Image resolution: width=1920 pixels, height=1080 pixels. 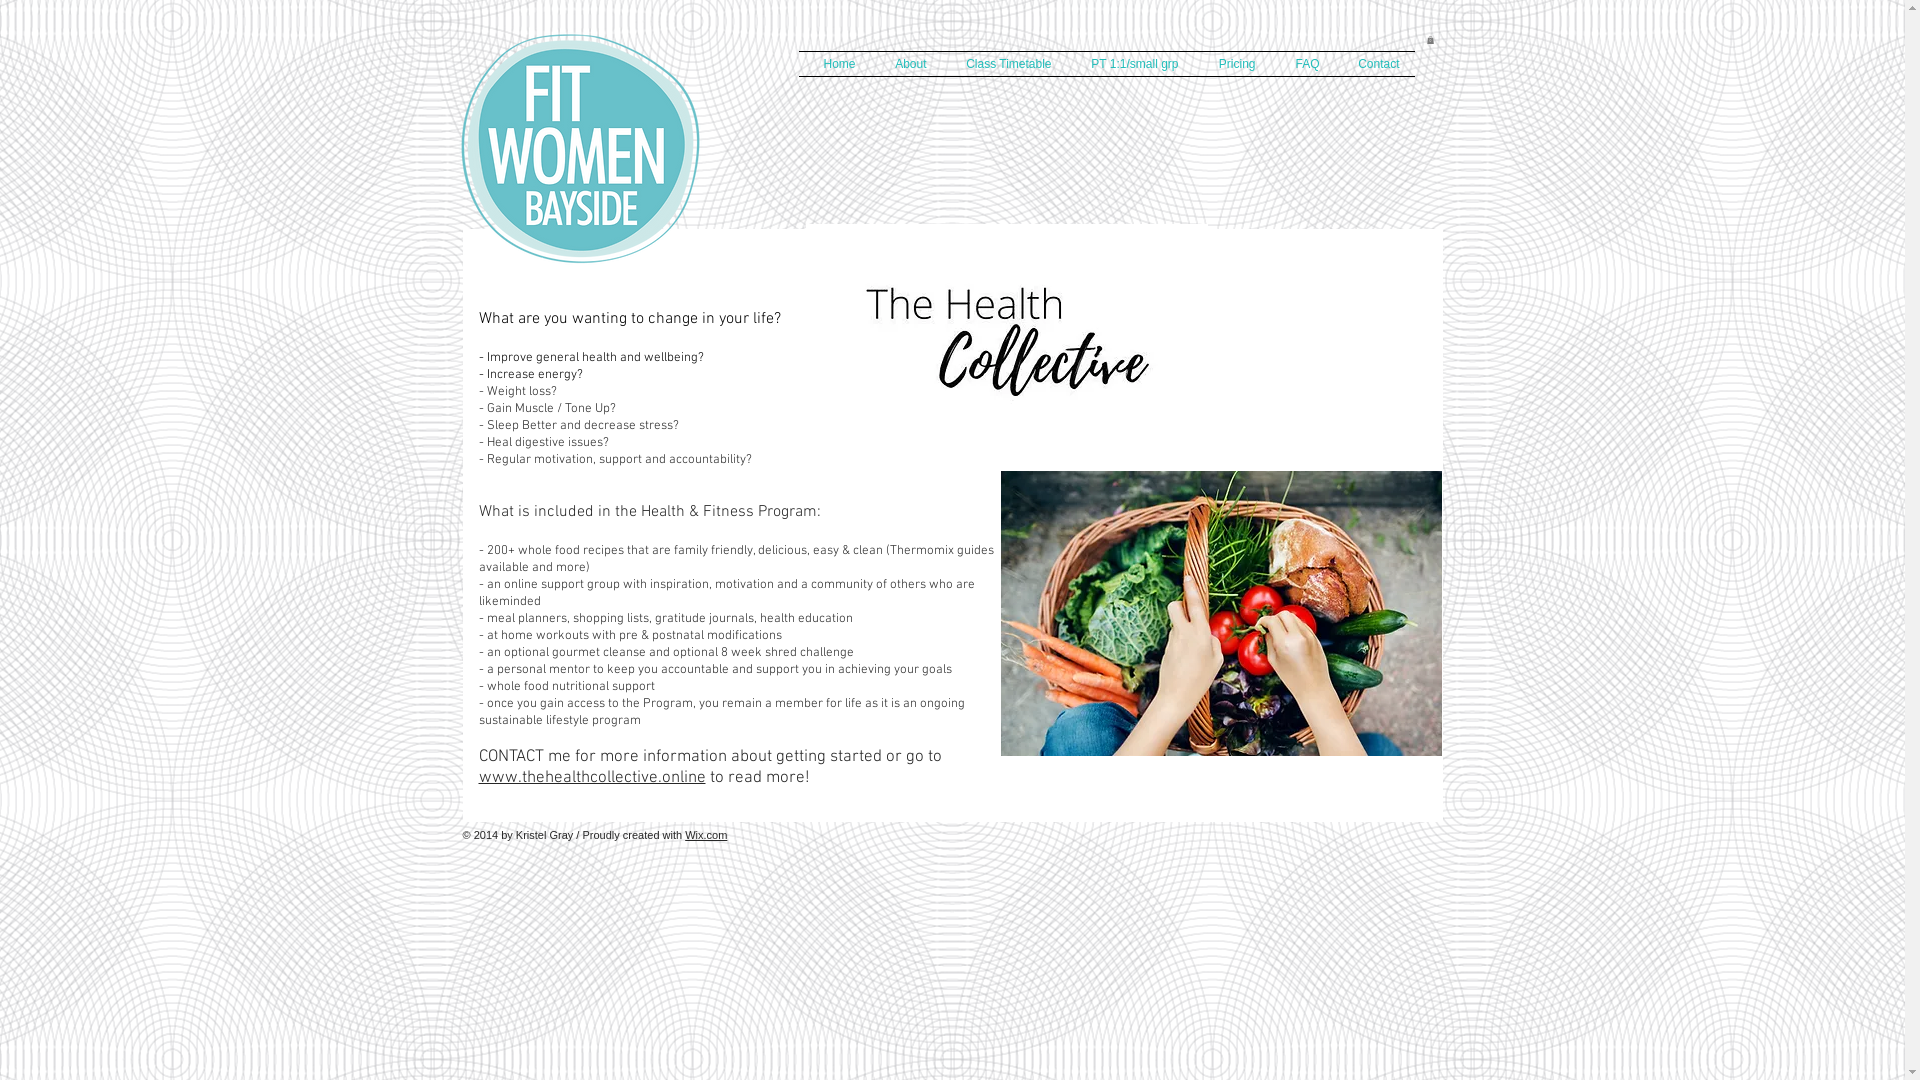 I want to click on 'Contact', so click(x=1372, y=63).